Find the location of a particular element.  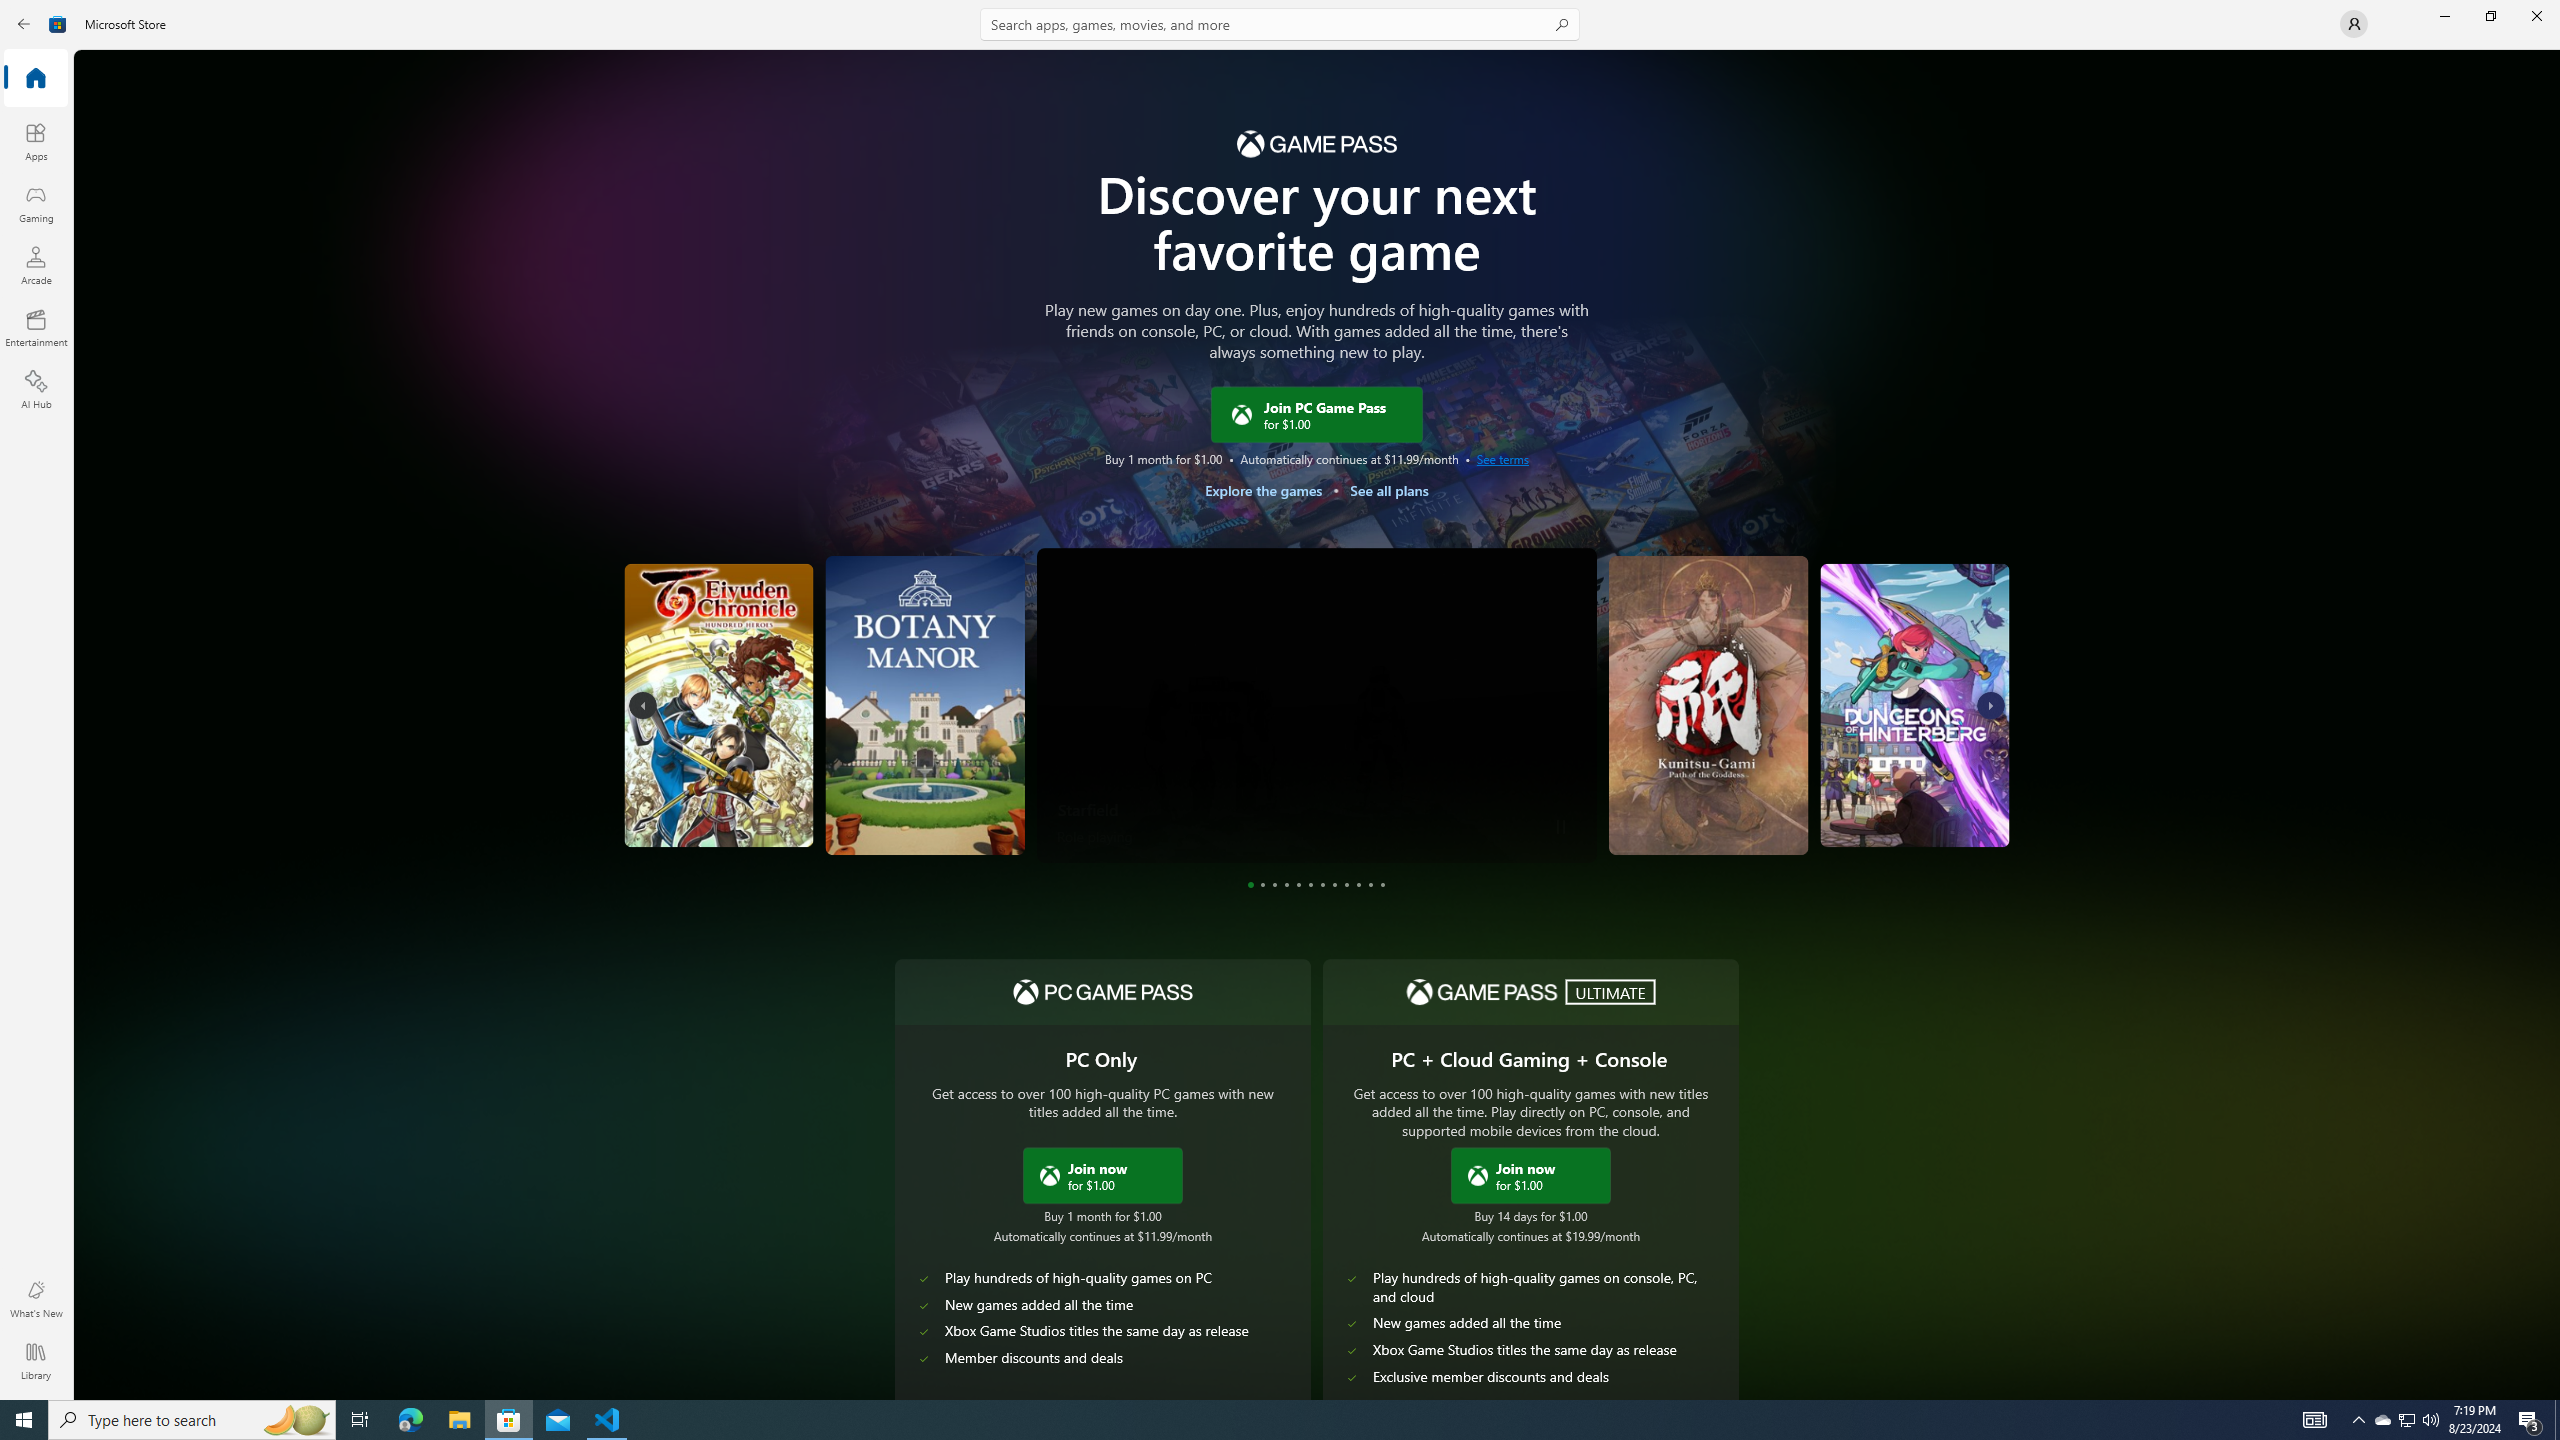

'Explore the games' is located at coordinates (1263, 490).